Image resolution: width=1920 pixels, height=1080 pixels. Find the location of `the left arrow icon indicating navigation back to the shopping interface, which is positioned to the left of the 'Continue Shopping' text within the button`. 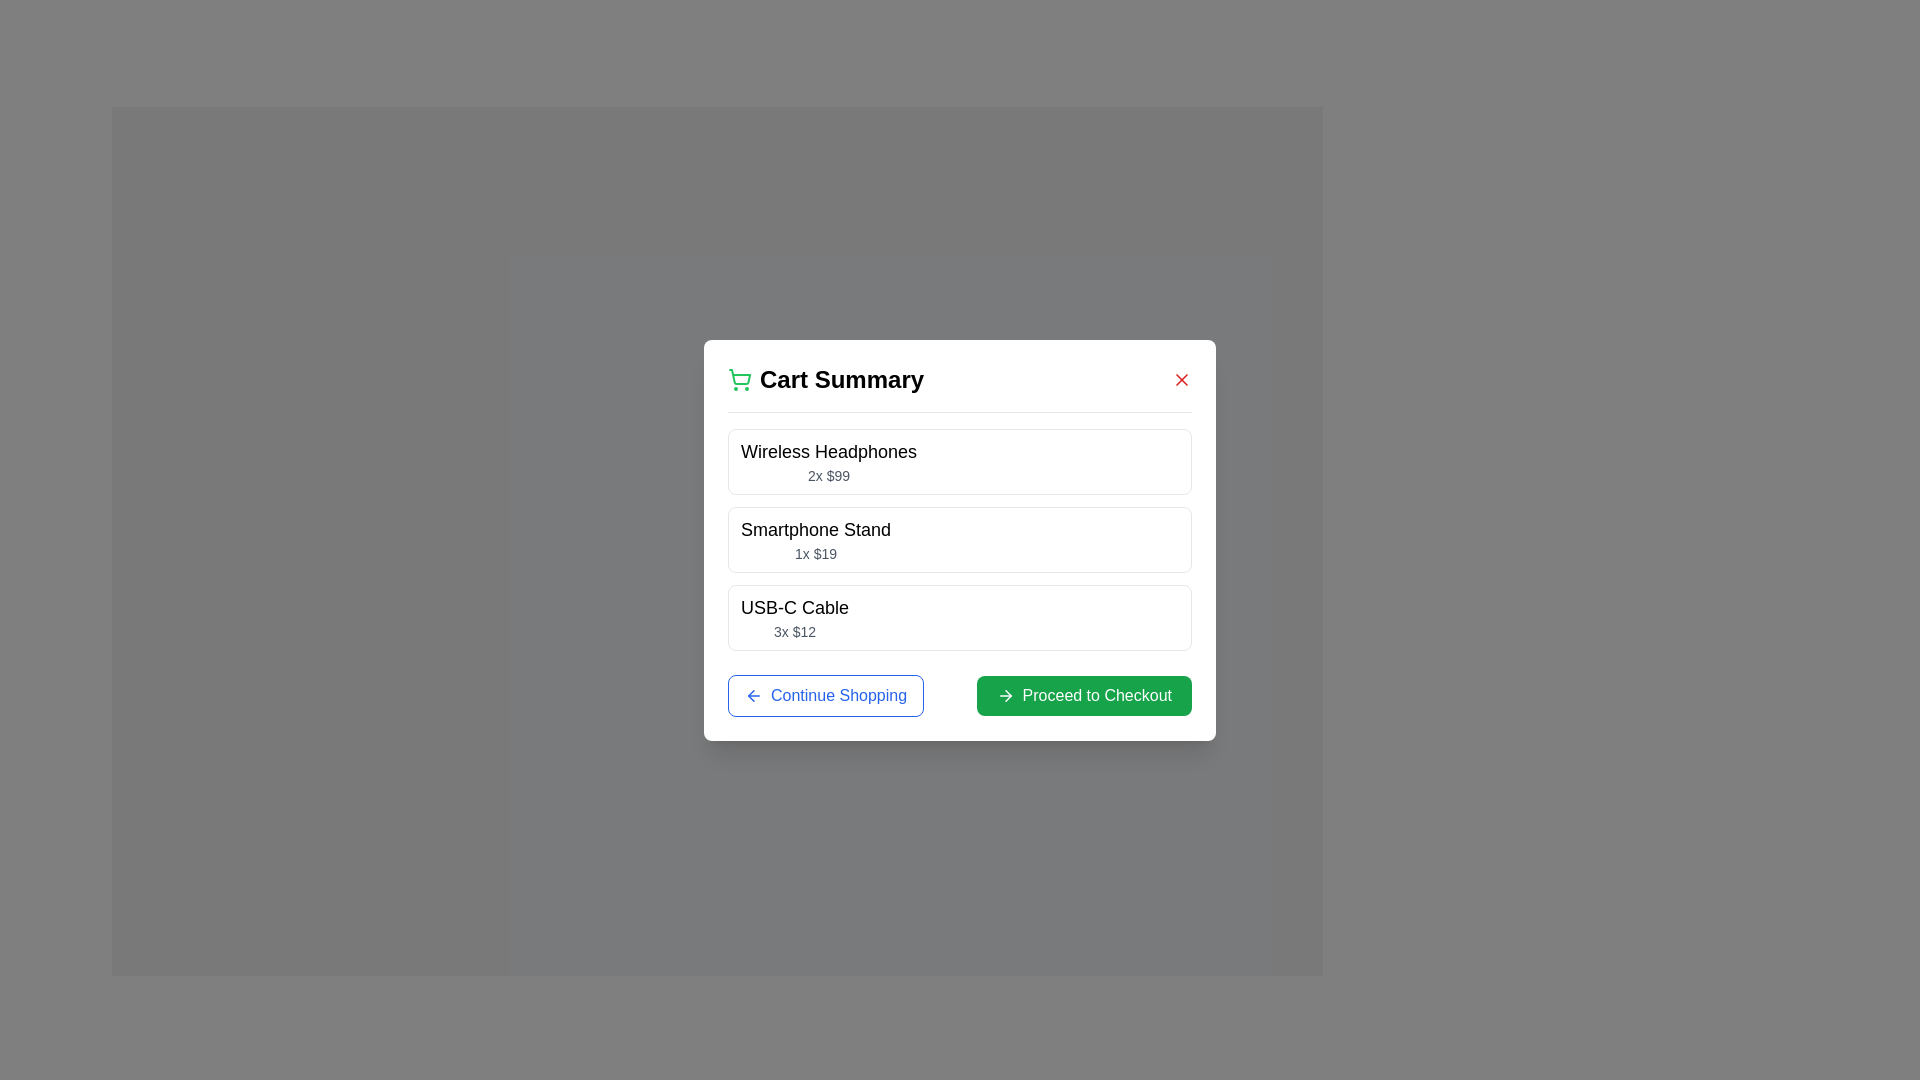

the left arrow icon indicating navigation back to the shopping interface, which is positioned to the left of the 'Continue Shopping' text within the button is located at coordinates (752, 693).